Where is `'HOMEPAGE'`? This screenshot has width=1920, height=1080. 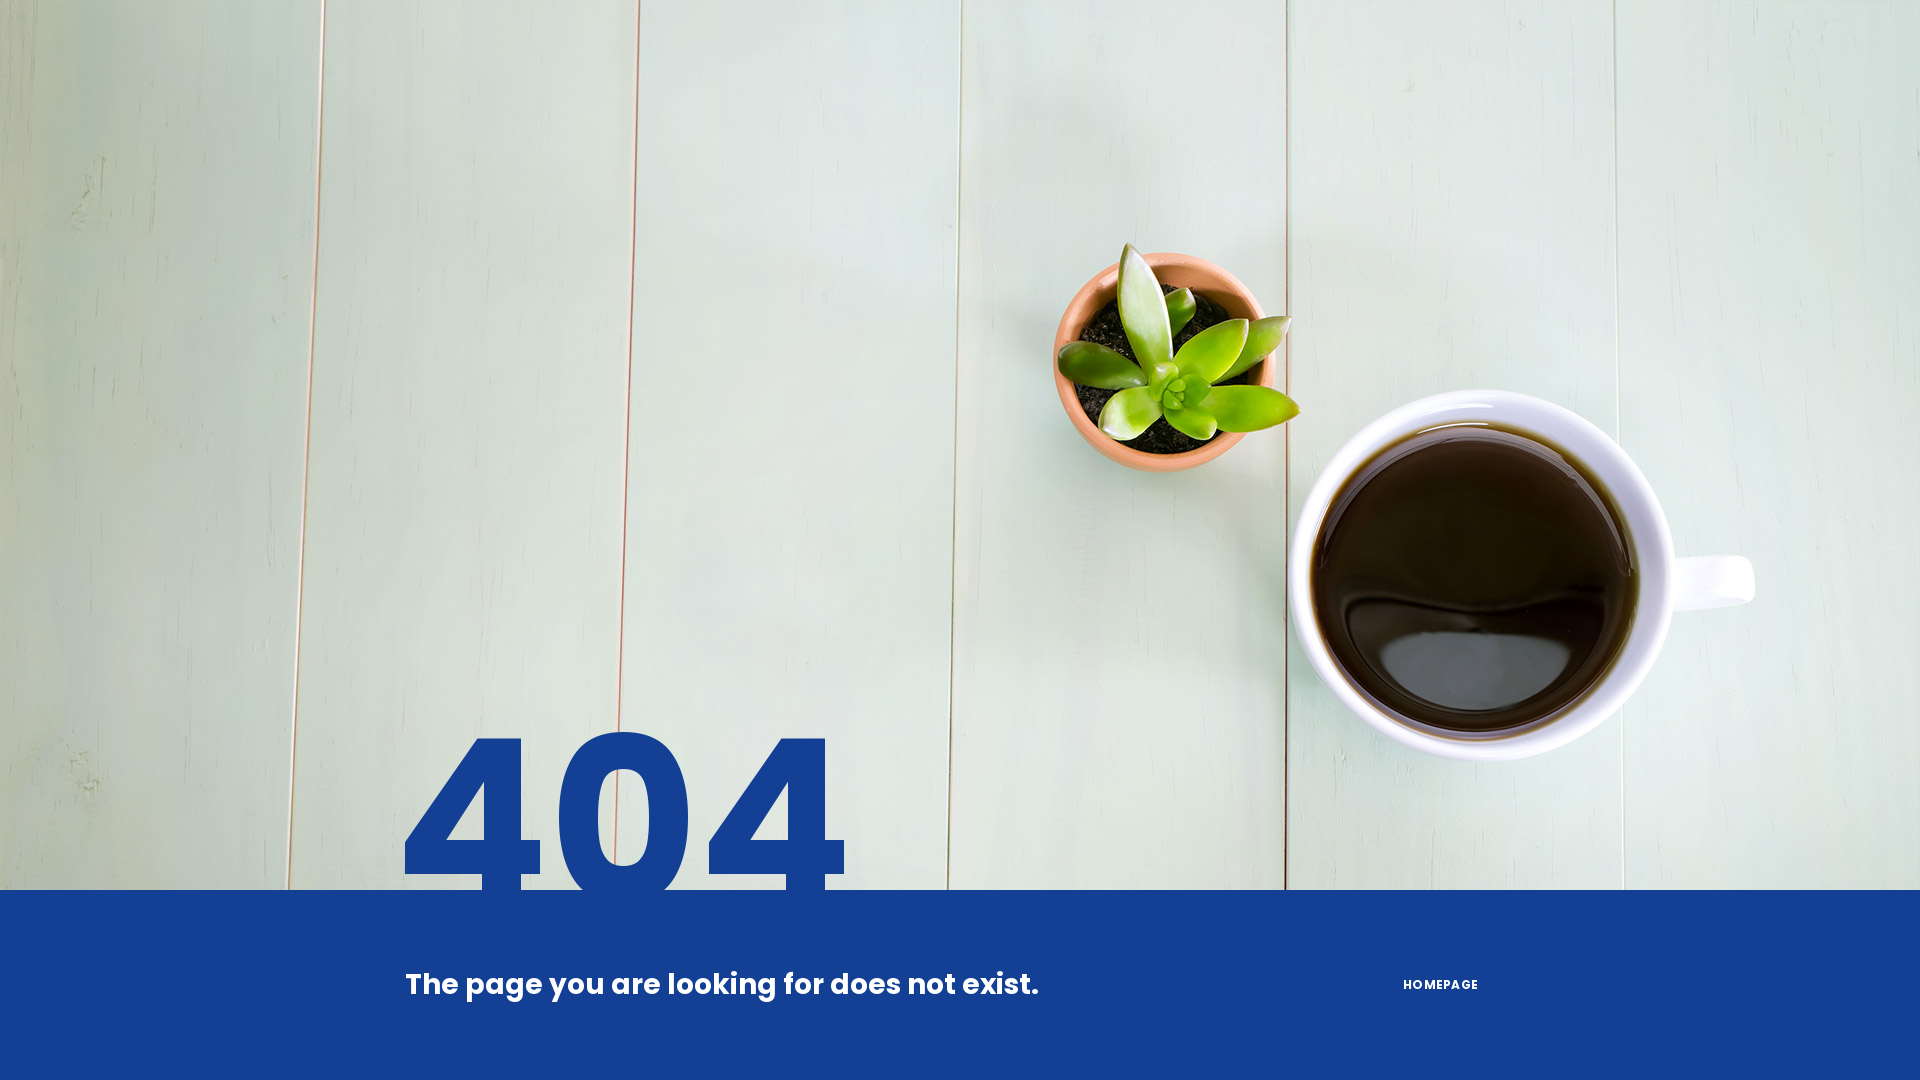 'HOMEPAGE' is located at coordinates (1441, 983).